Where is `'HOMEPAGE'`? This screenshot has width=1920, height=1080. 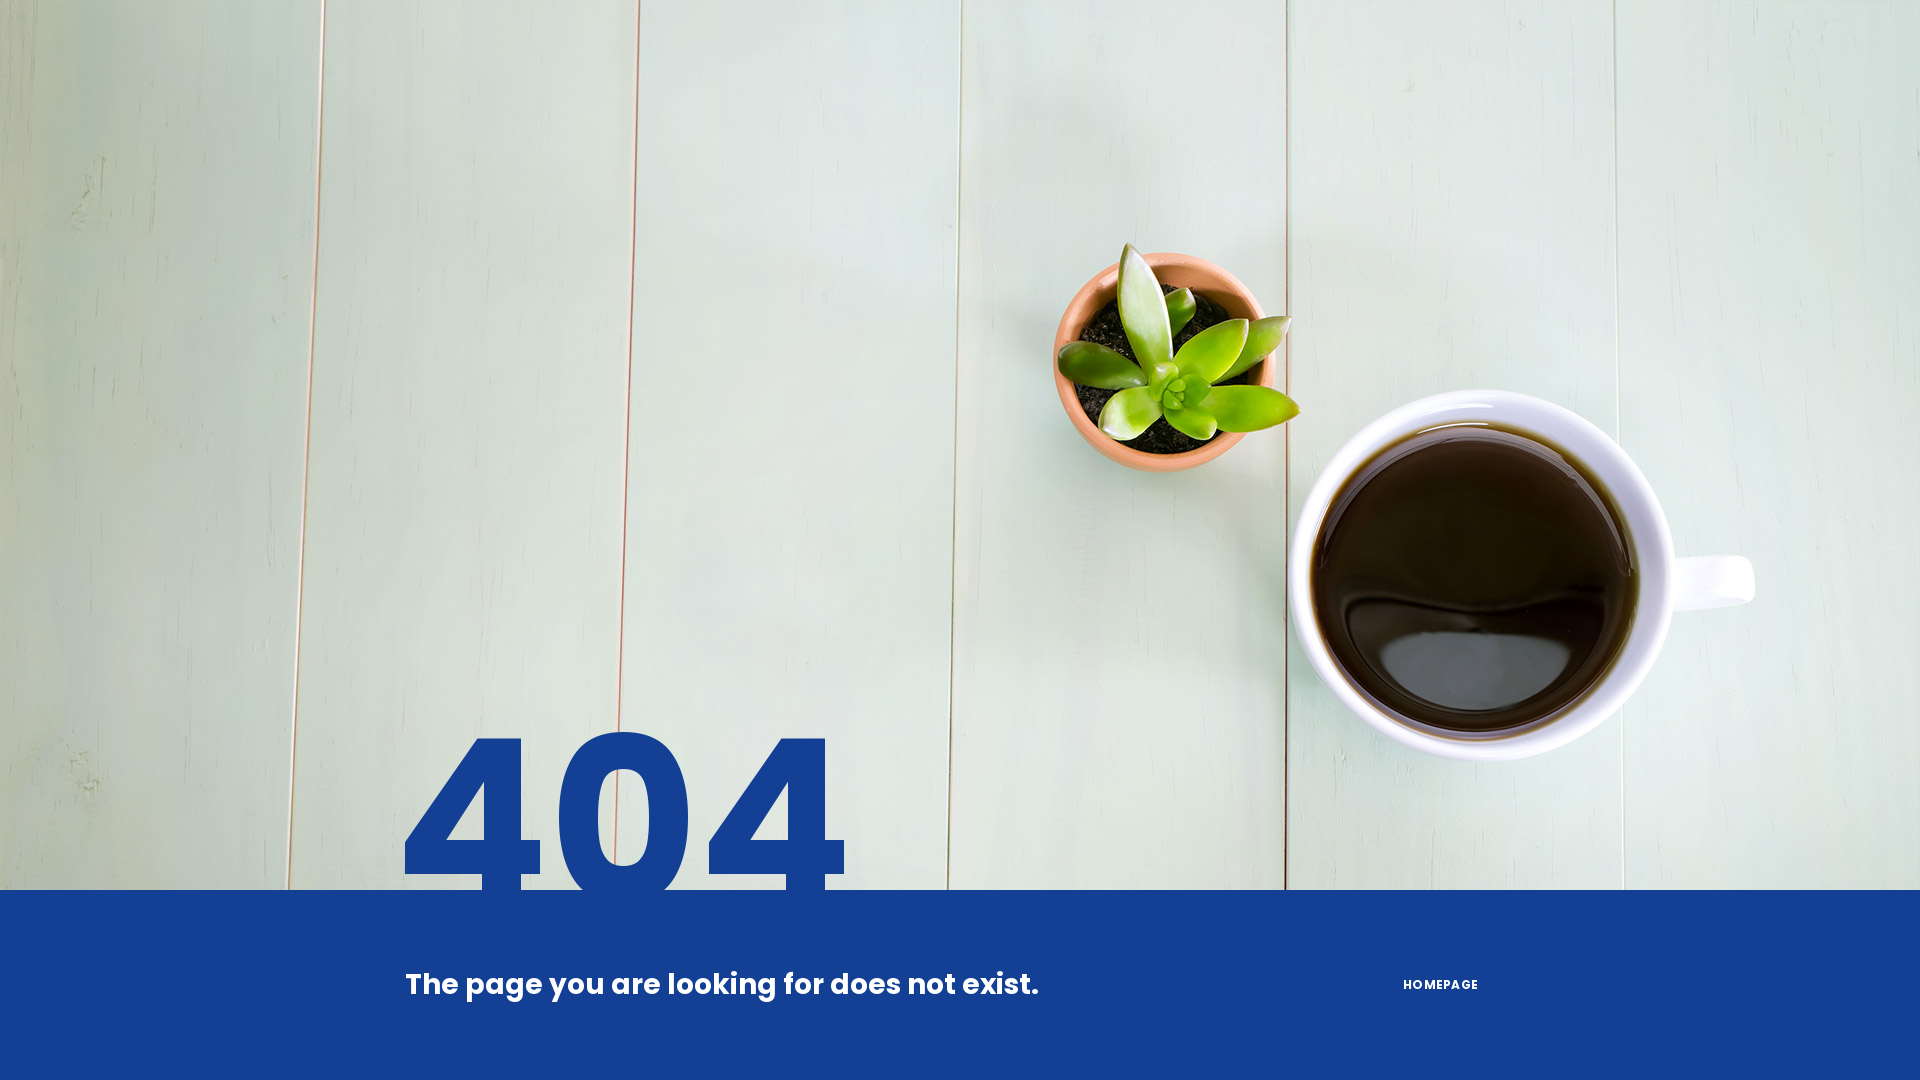 'HOMEPAGE' is located at coordinates (1441, 983).